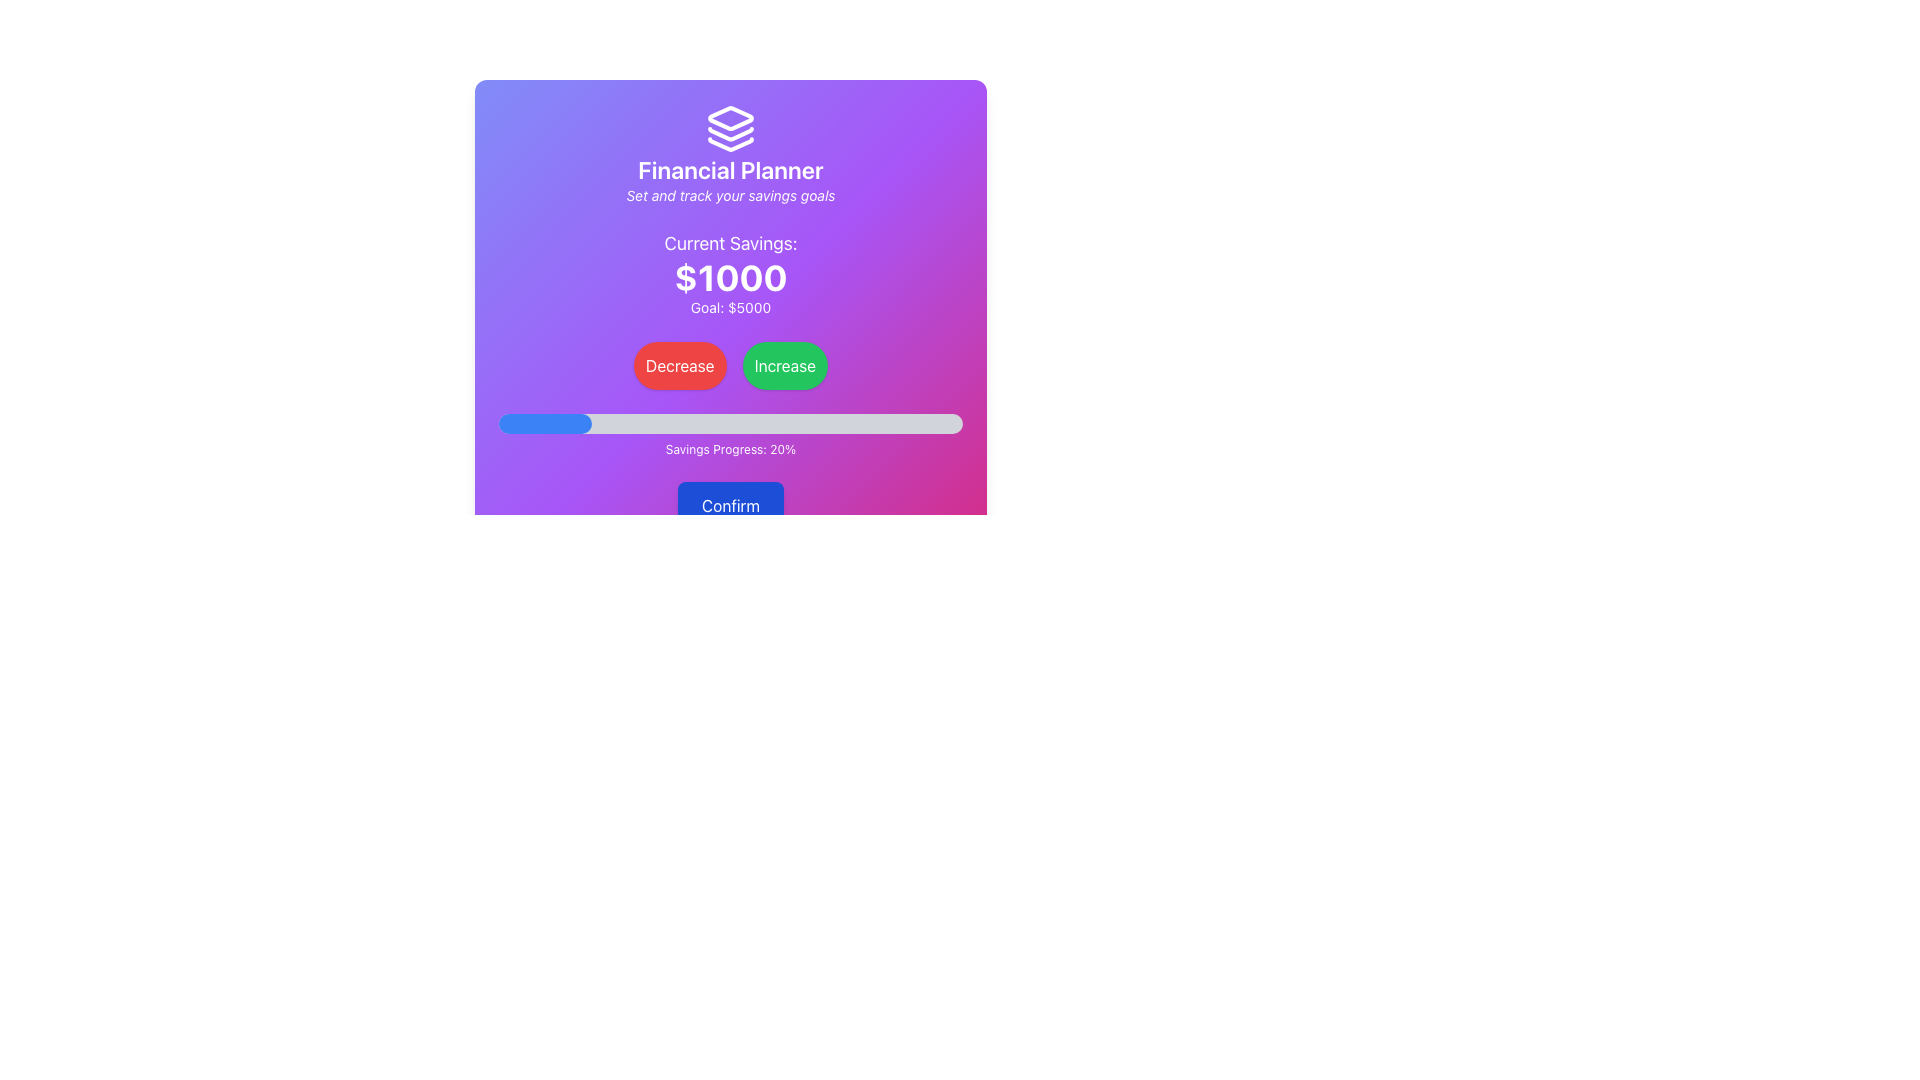 This screenshot has width=1920, height=1080. I want to click on the green circular button labeled 'Increase', so click(784, 366).